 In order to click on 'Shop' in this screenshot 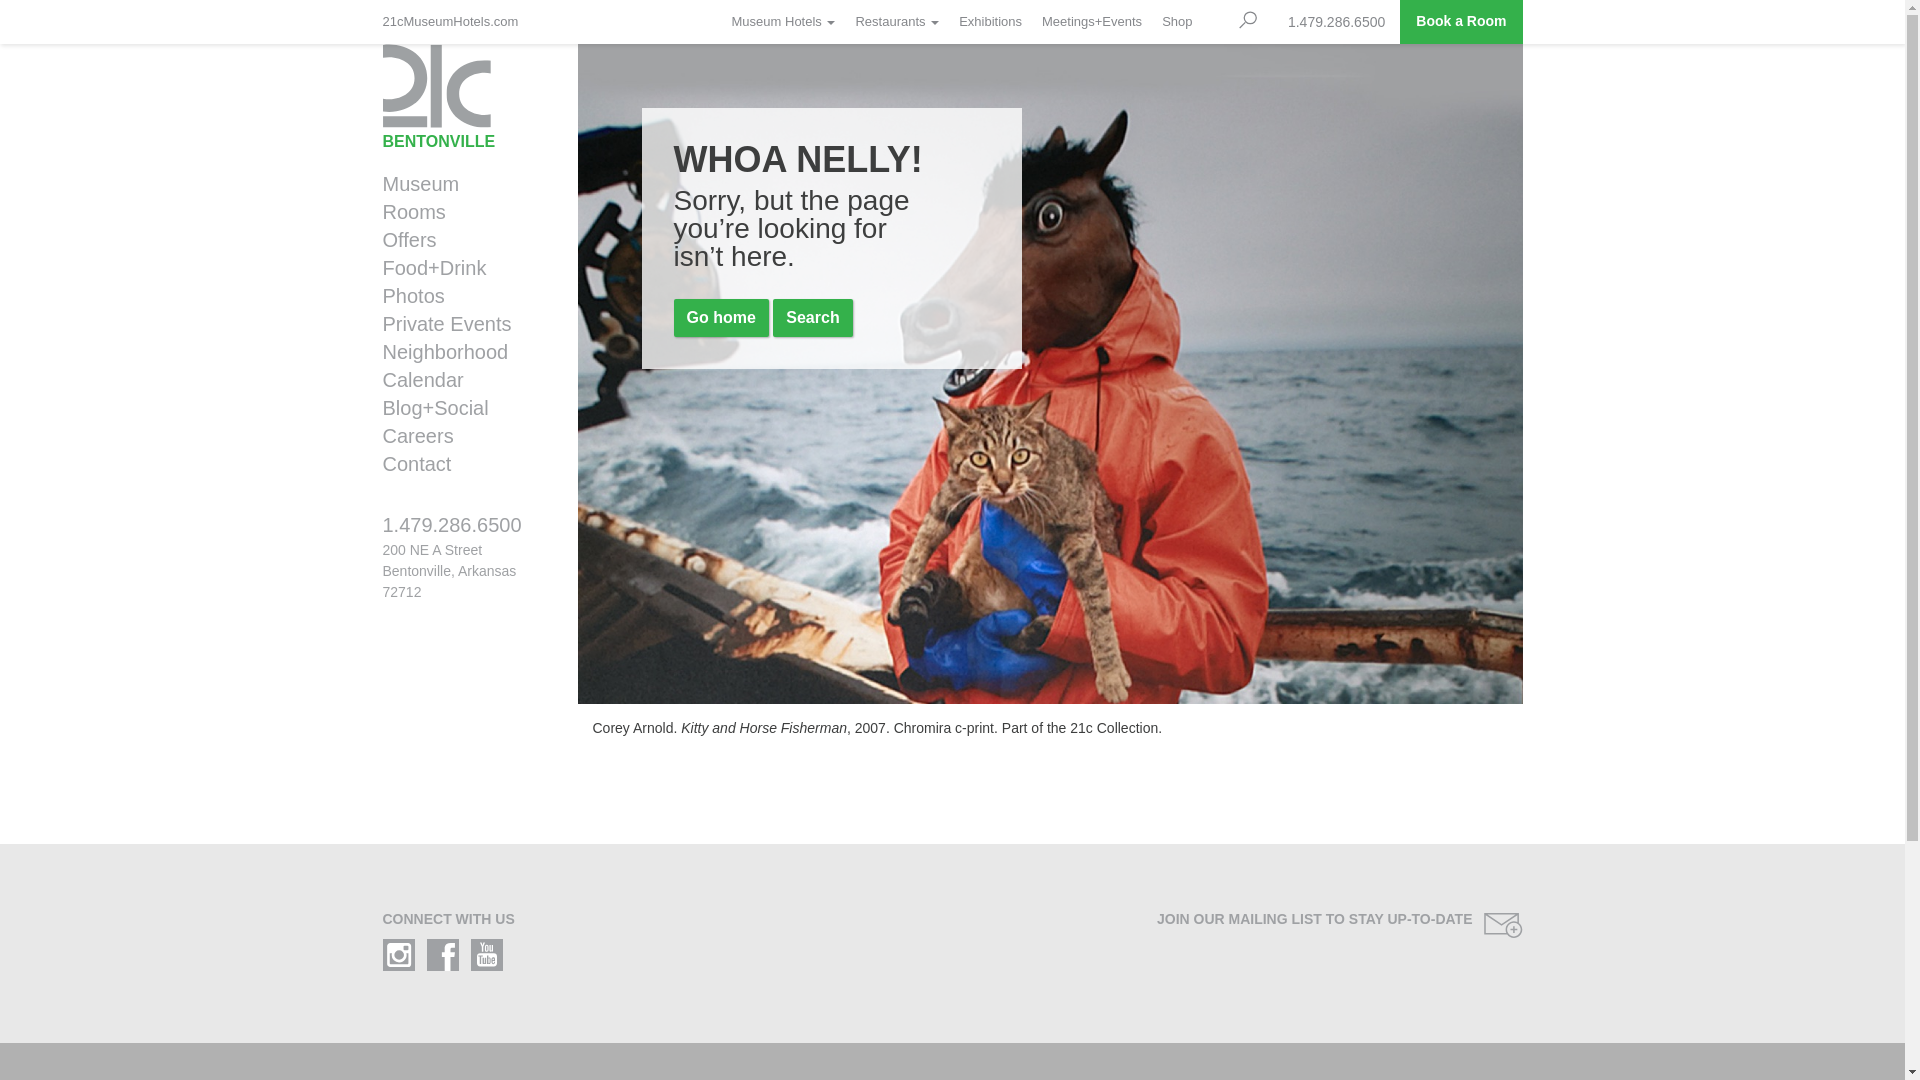, I will do `click(1176, 22)`.